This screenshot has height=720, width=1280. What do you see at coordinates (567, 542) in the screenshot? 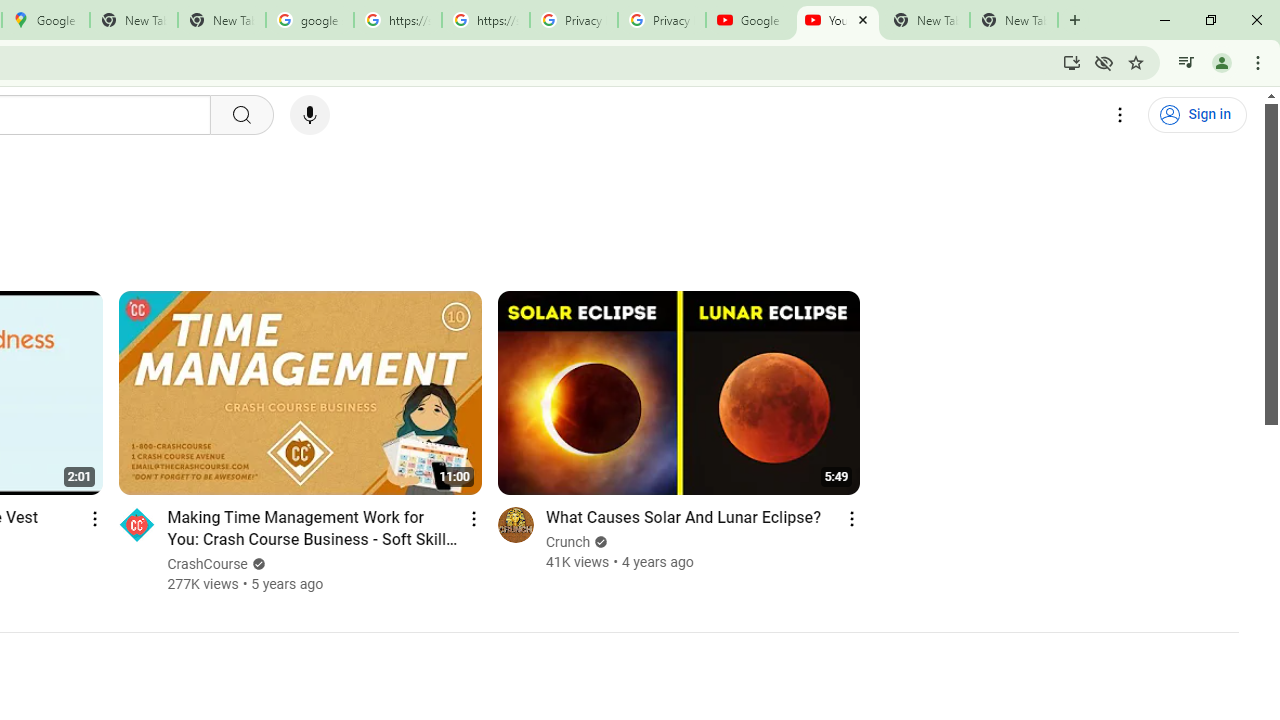
I see `'Crunch'` at bounding box center [567, 542].